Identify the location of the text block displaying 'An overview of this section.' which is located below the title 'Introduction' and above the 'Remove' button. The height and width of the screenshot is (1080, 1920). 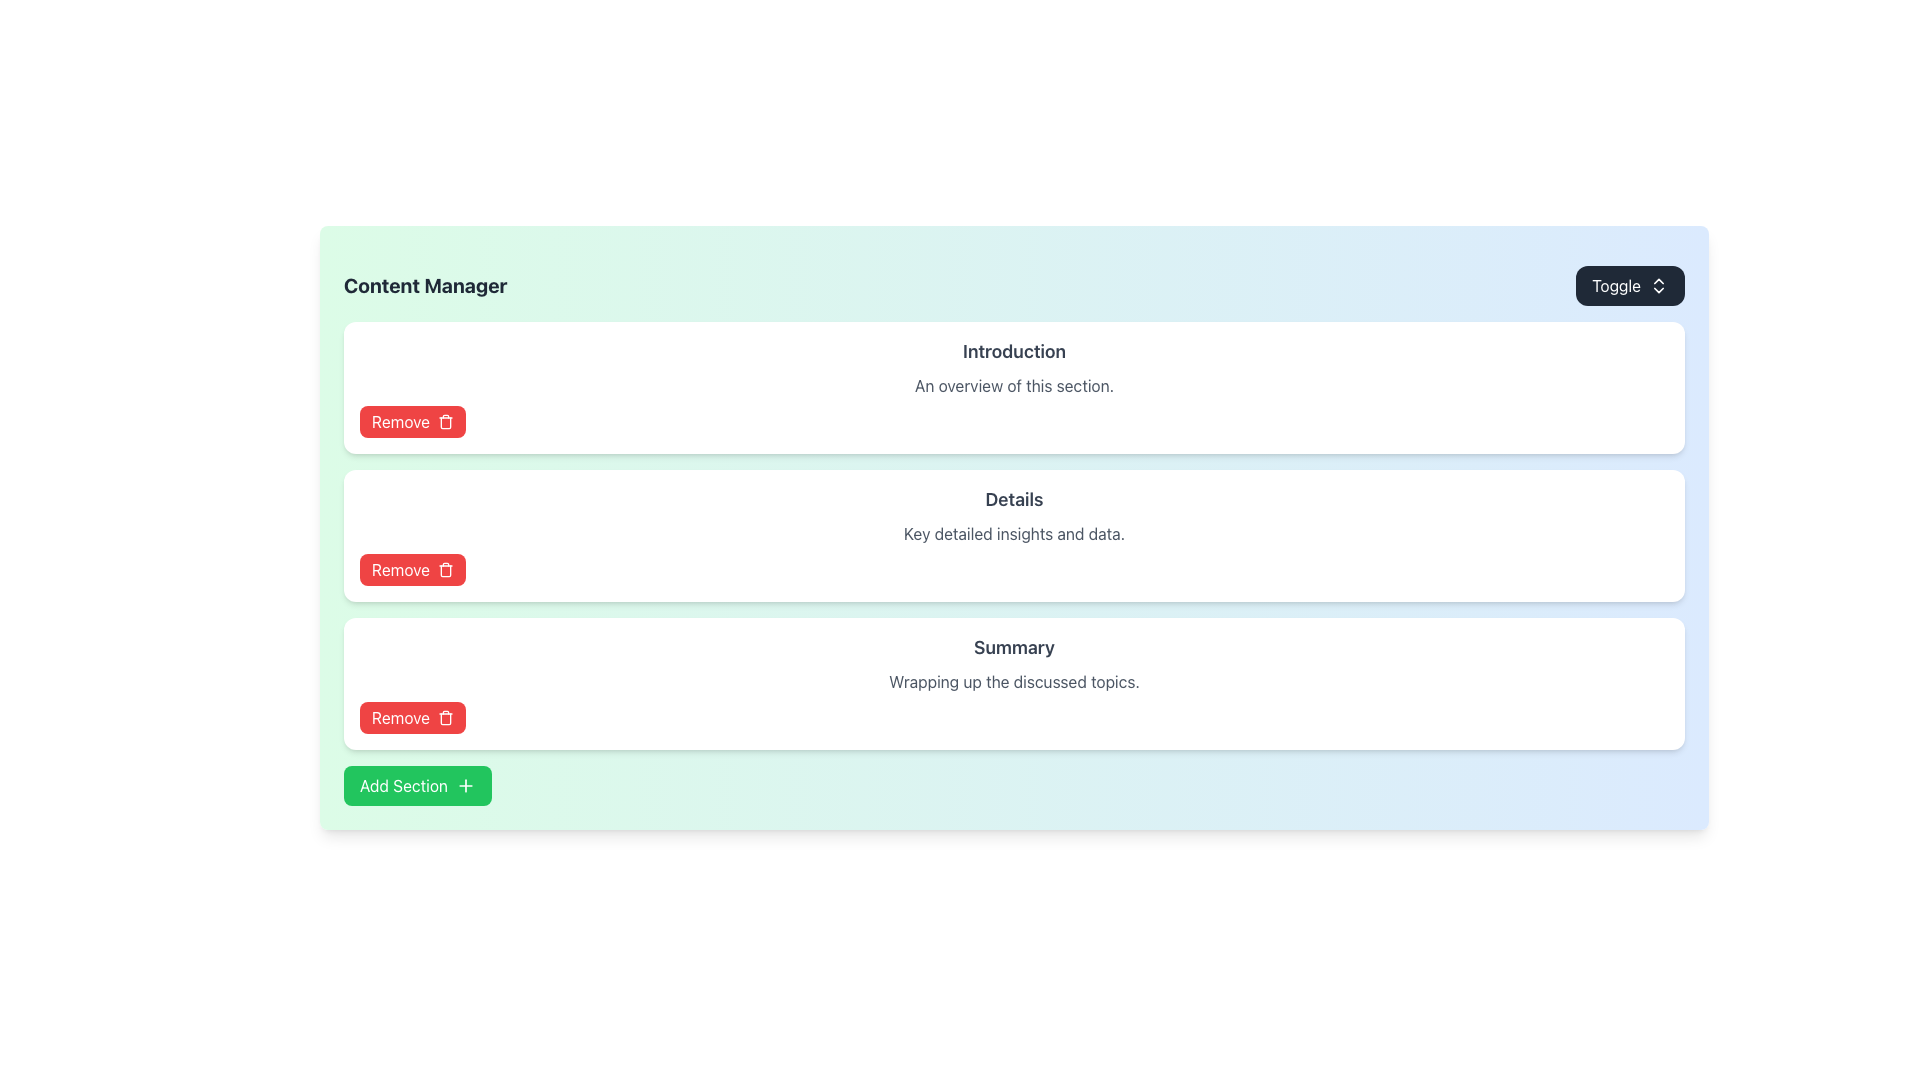
(1014, 385).